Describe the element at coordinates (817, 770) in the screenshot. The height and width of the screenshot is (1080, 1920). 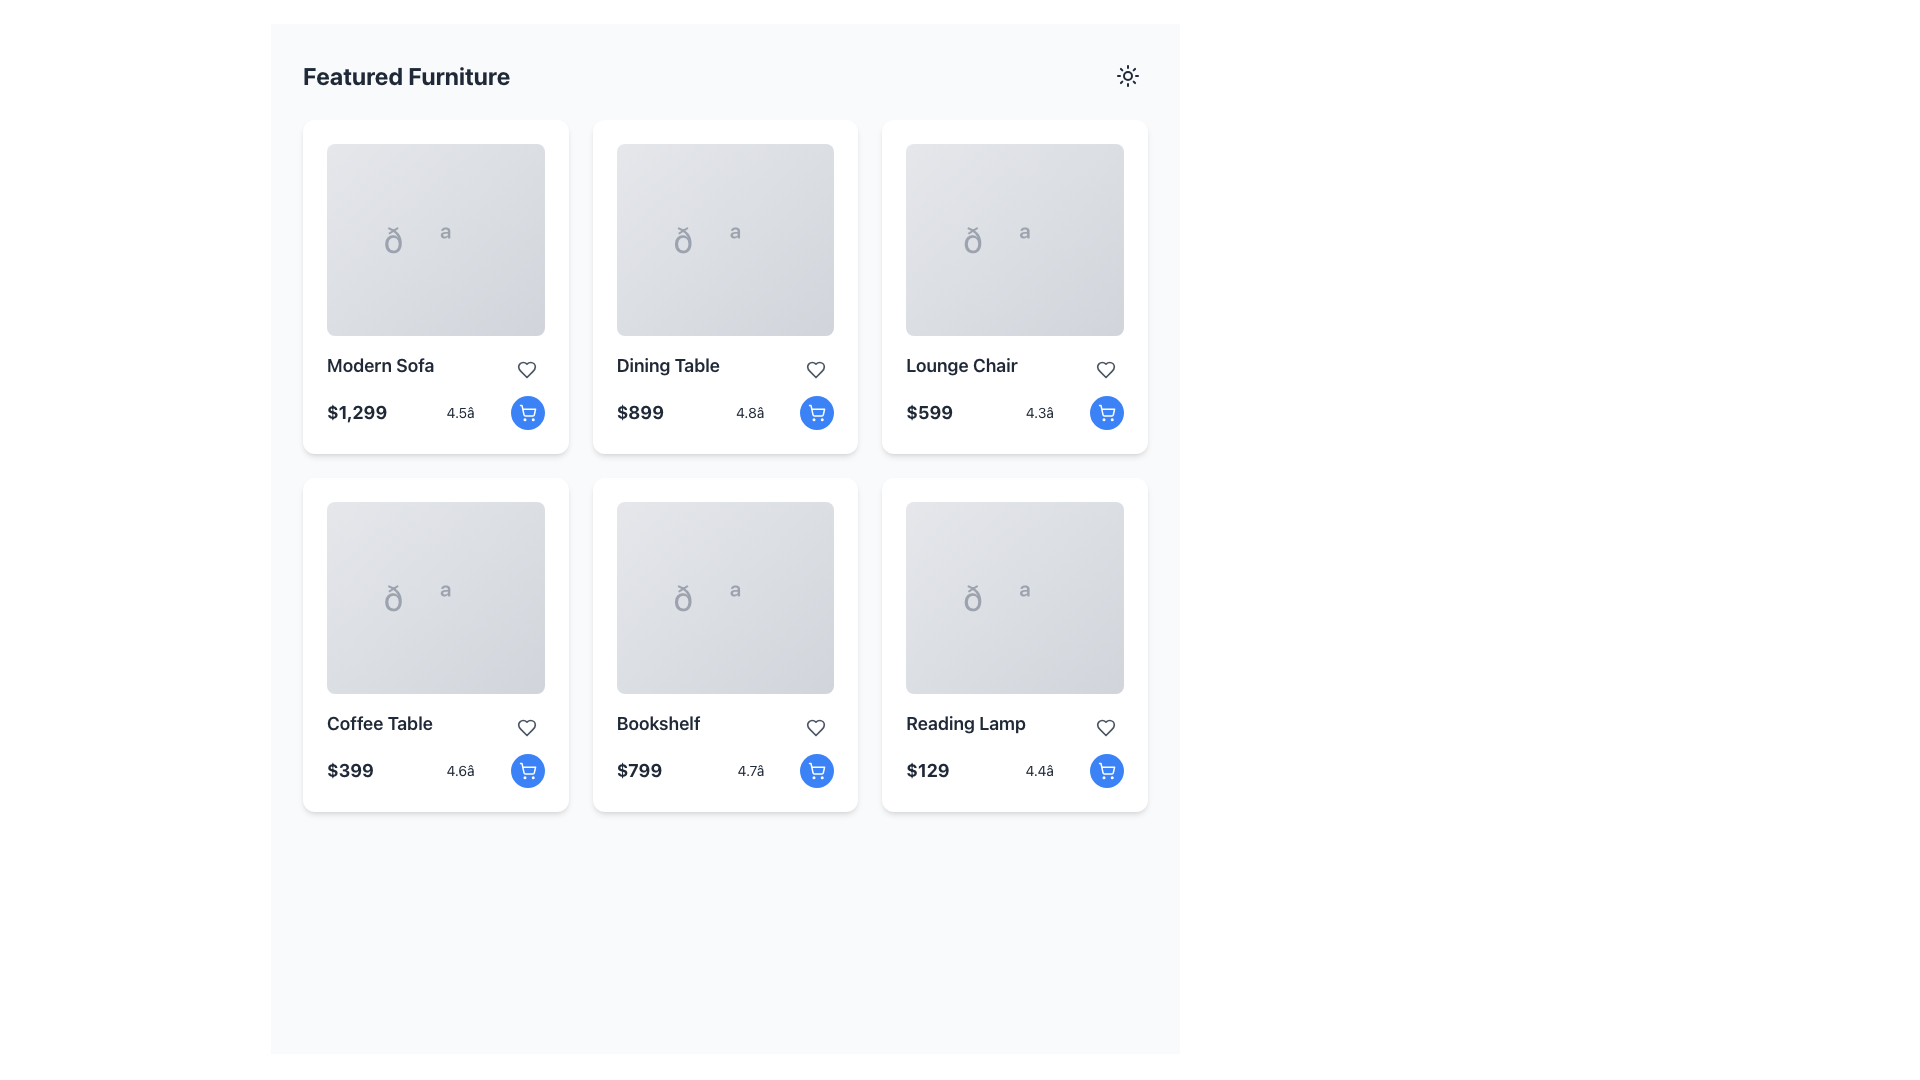
I see `the rounded blue button with a shopping cart icon located at the bottom-right corner of the 'Bookshelf' product card` at that location.